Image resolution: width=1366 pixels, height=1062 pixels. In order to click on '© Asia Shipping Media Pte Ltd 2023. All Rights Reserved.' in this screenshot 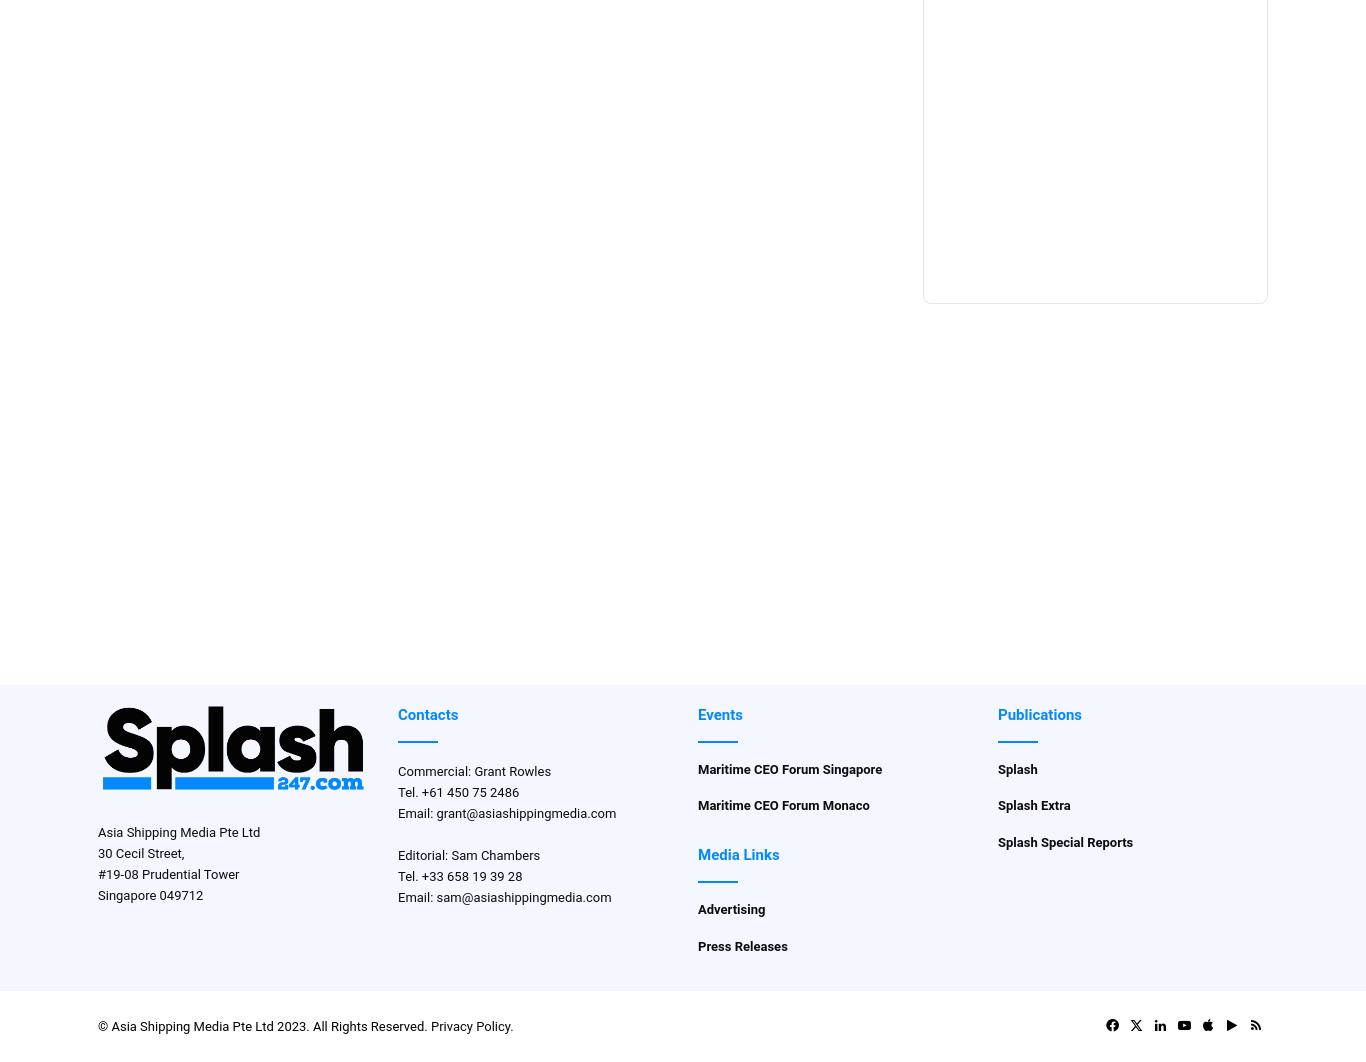, I will do `click(264, 1025)`.